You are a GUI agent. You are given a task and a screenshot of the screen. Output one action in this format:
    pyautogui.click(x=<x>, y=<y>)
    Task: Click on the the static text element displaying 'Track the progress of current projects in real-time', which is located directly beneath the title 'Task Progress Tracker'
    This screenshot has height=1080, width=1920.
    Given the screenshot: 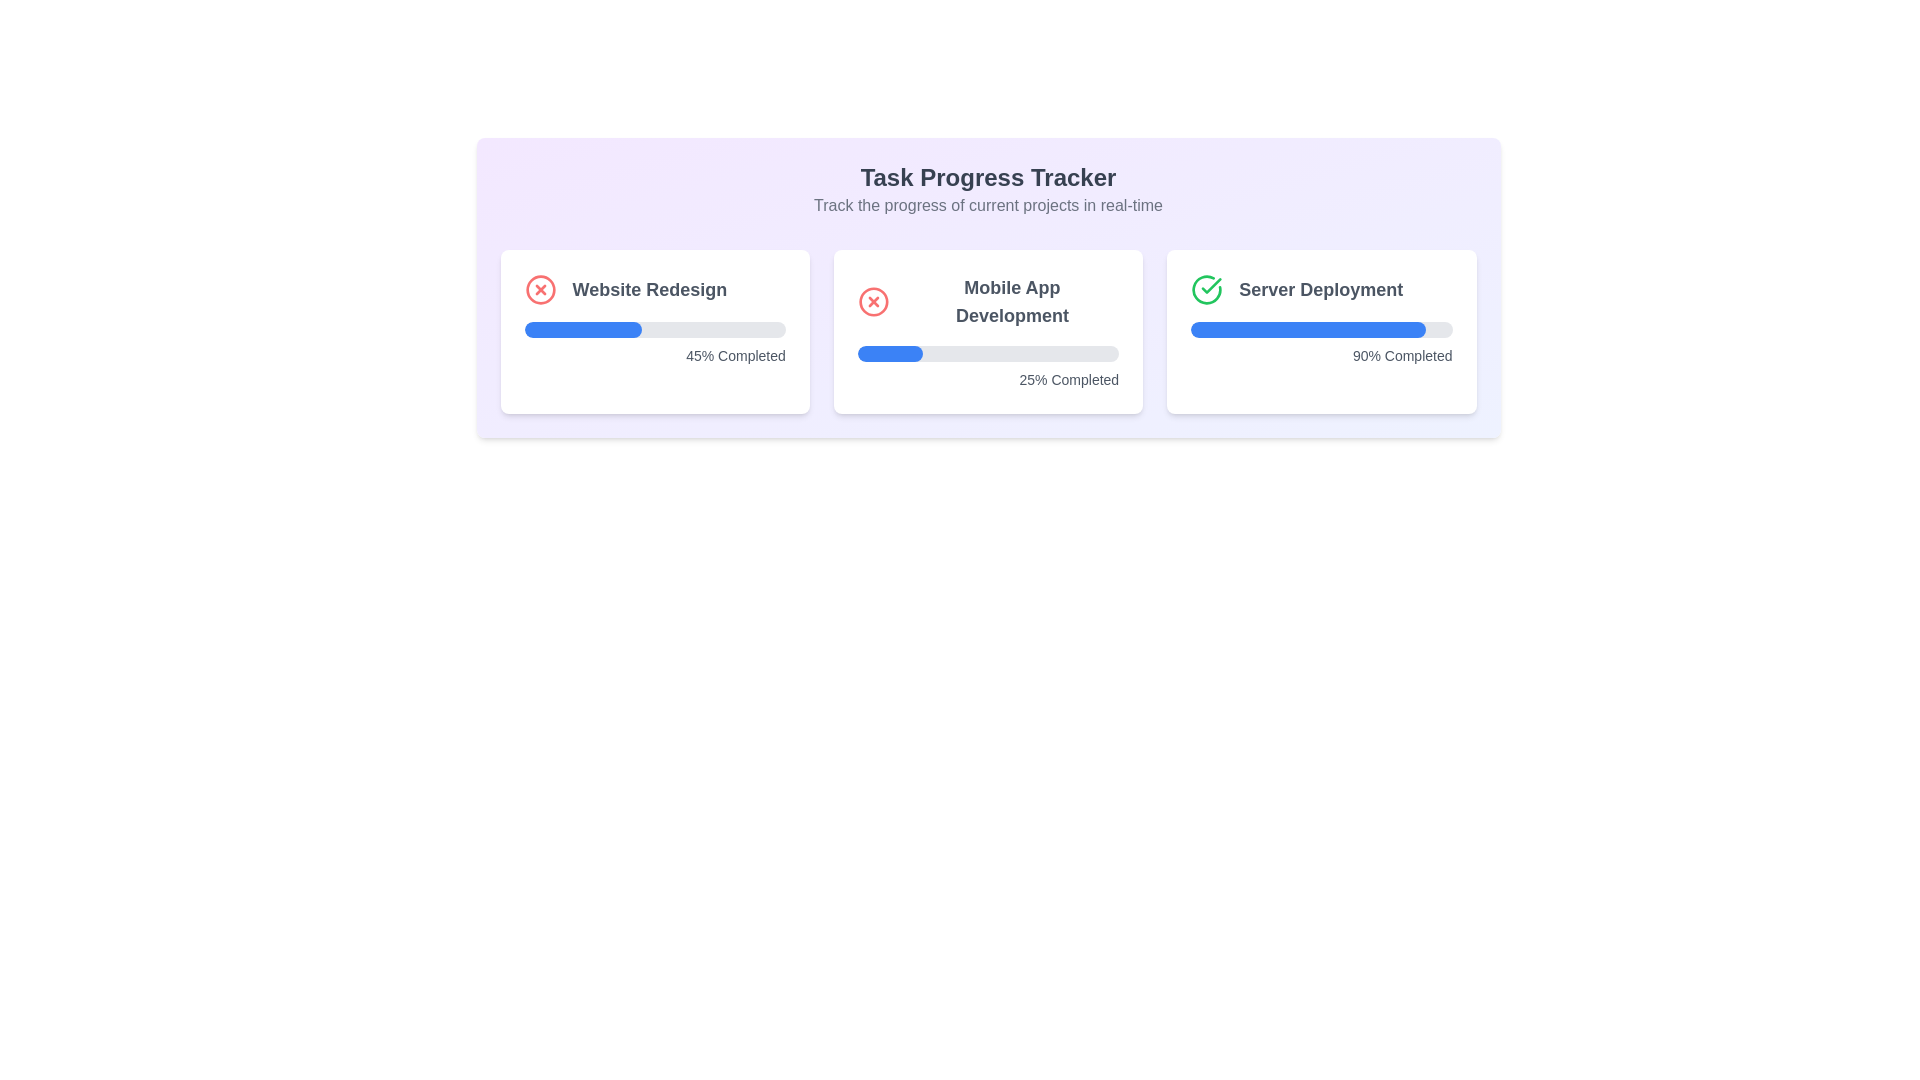 What is the action you would take?
    pyautogui.click(x=988, y=205)
    